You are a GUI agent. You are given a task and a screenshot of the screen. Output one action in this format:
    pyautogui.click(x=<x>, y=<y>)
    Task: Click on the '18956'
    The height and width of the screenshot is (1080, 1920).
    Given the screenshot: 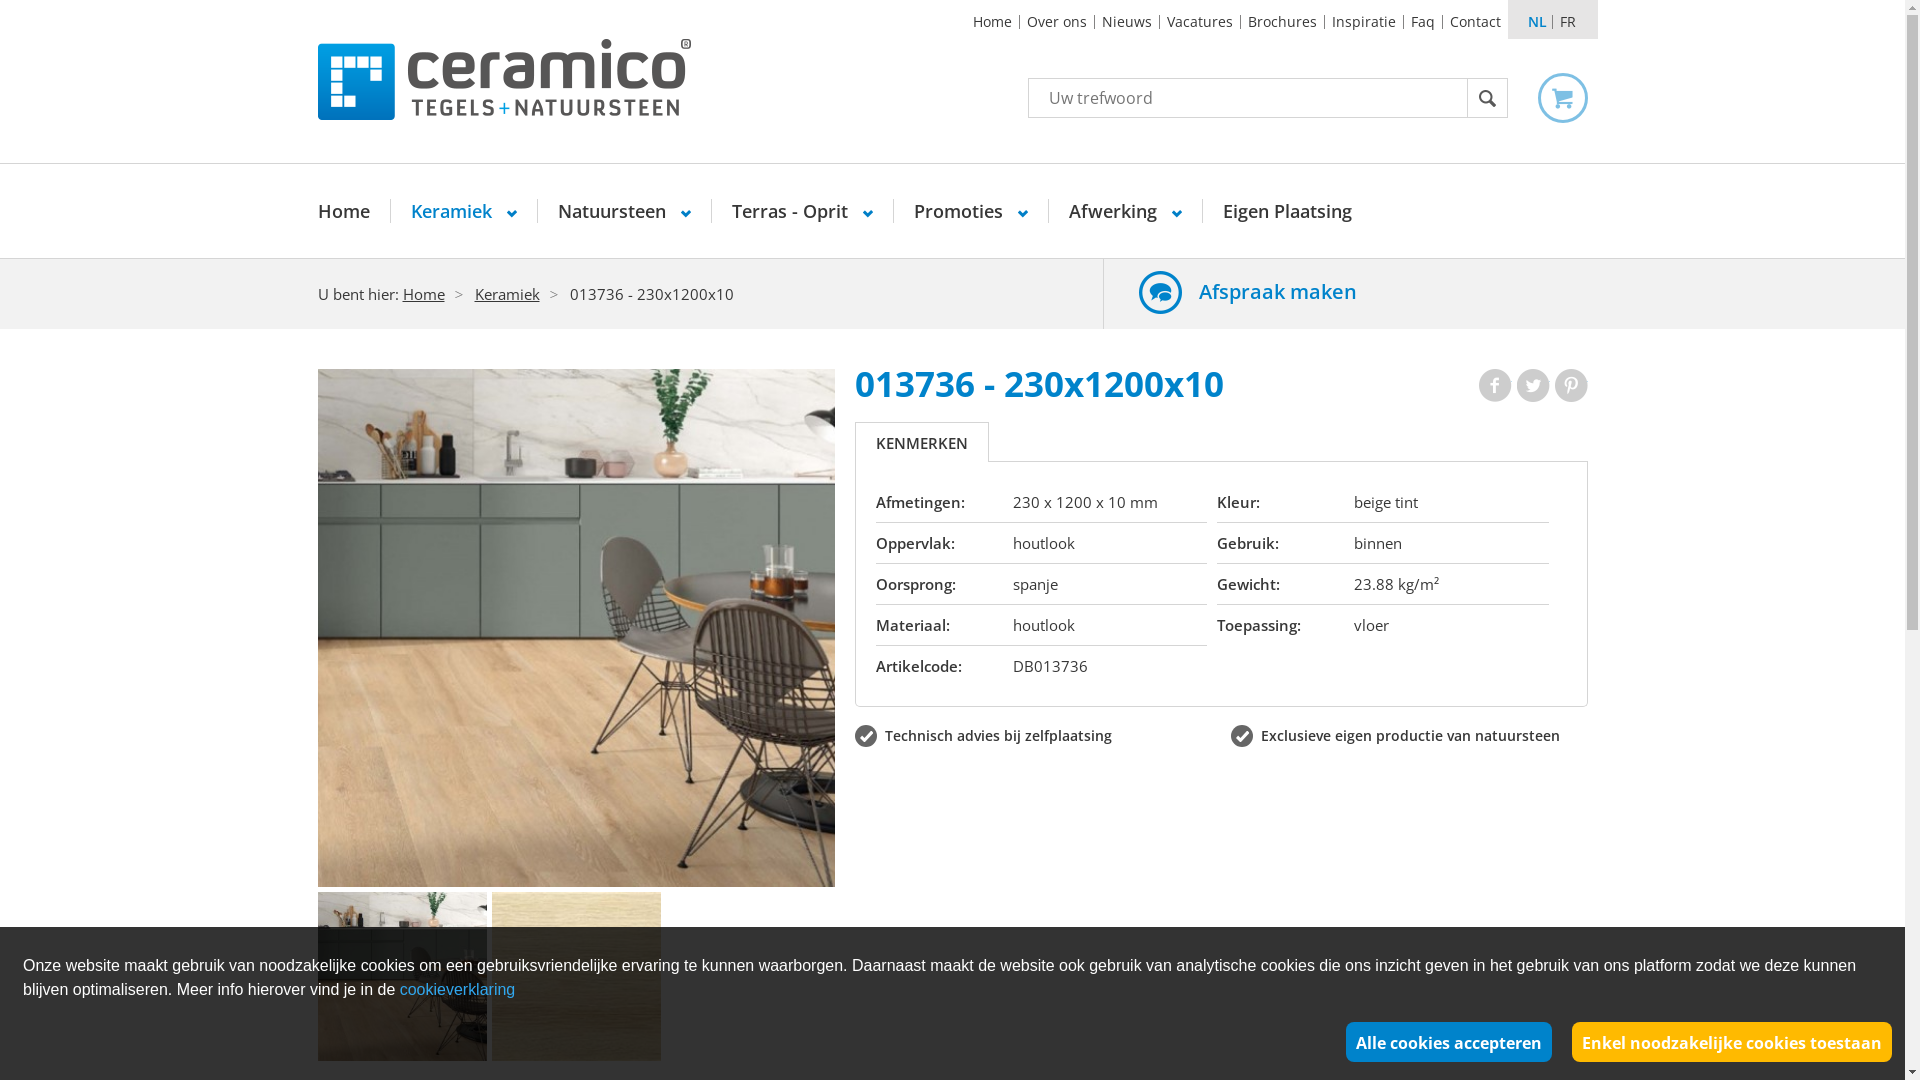 What is the action you would take?
    pyautogui.click(x=575, y=975)
    